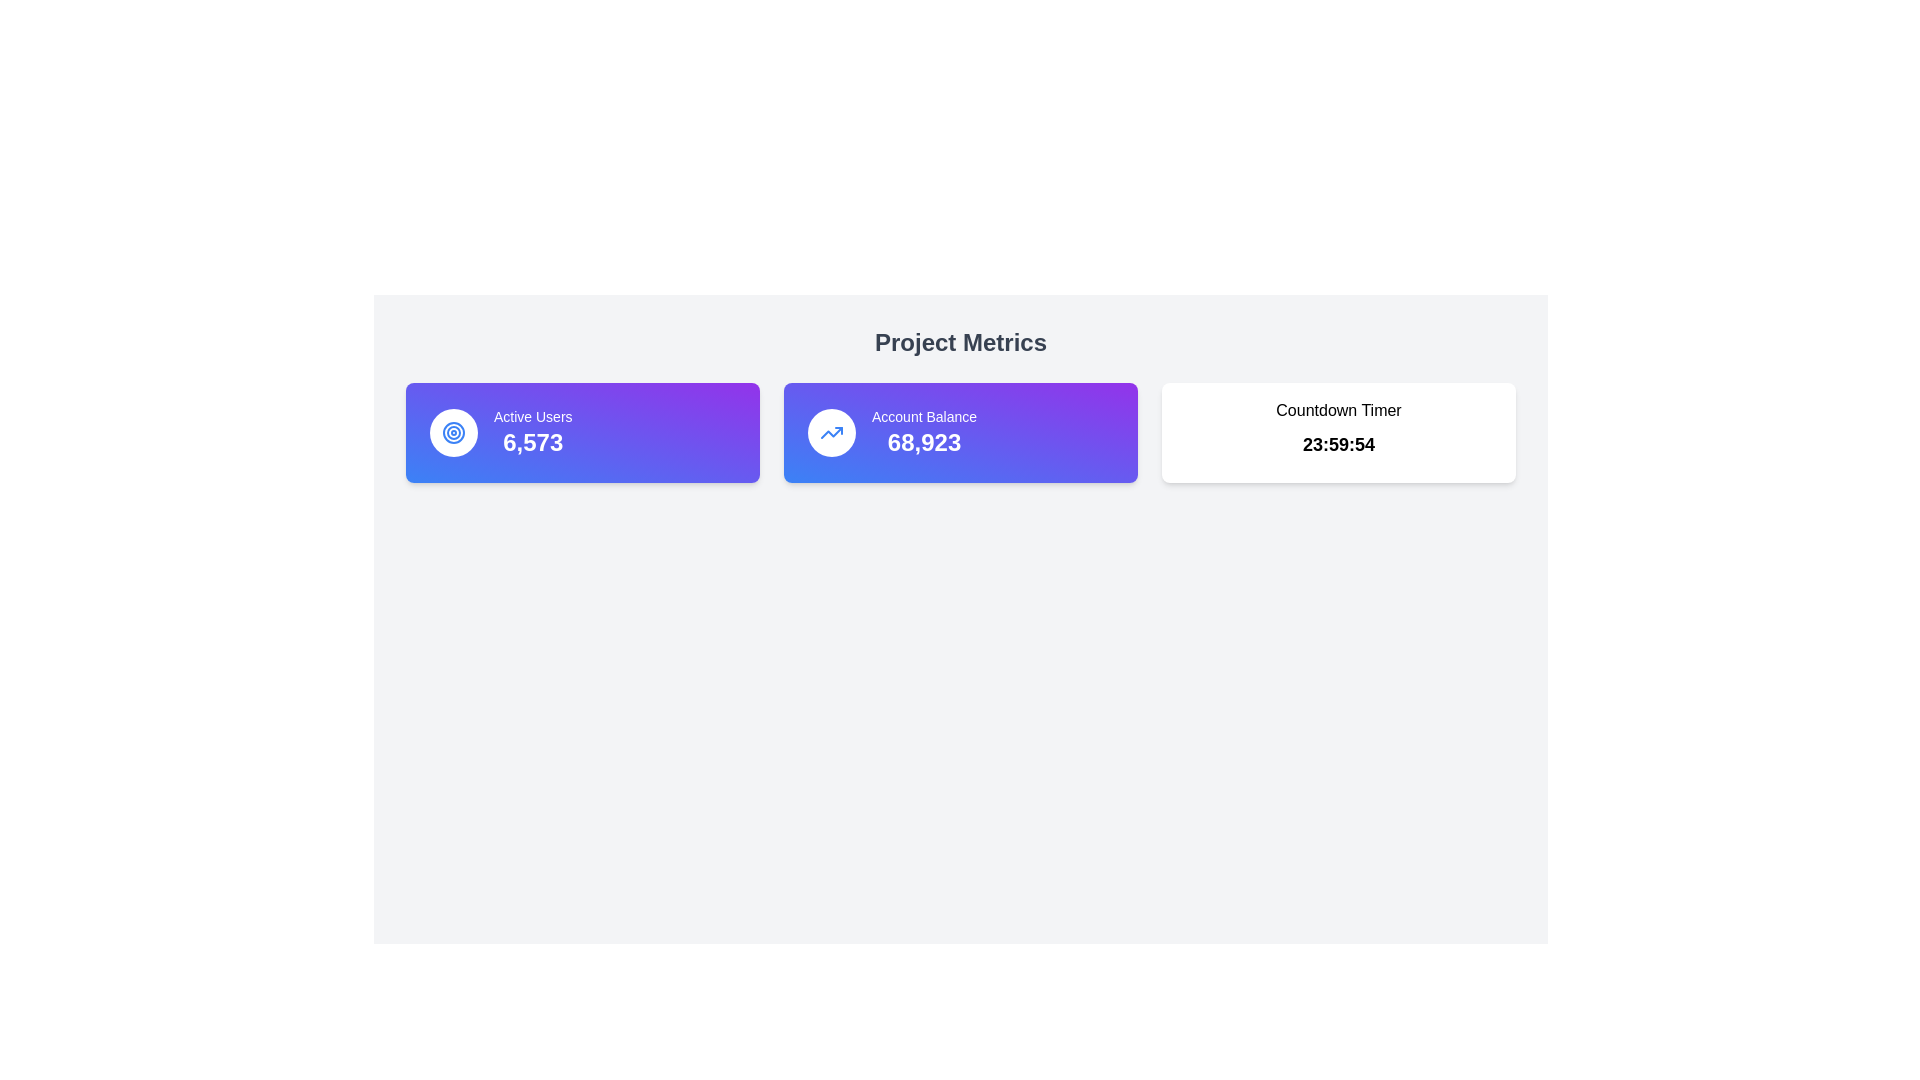  What do you see at coordinates (533, 442) in the screenshot?
I see `the text label displaying the numerical value '6,573', which is positioned below the label 'Active Users' in a large, bold font on a gradient blue-purple background` at bounding box center [533, 442].